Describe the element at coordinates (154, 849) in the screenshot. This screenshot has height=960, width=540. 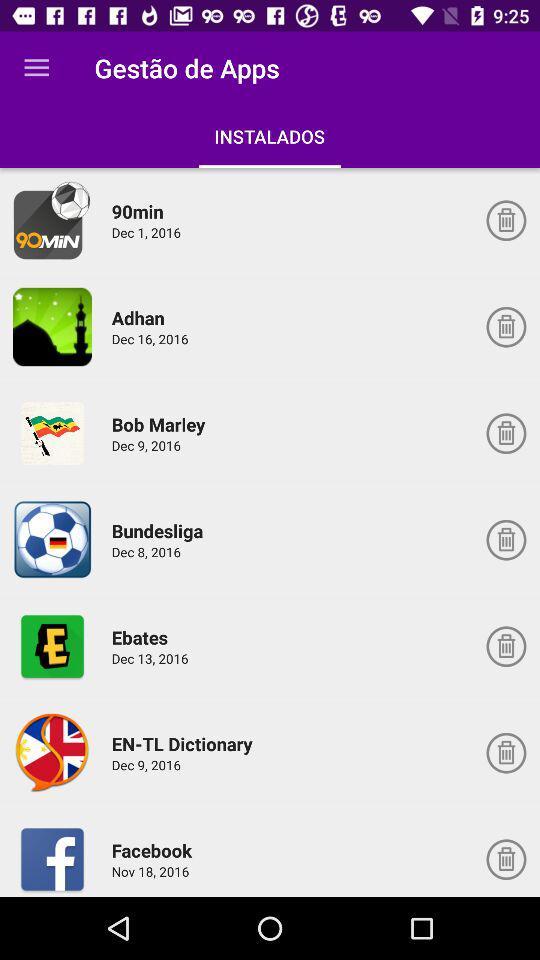
I see `the icon below dec 9, 2016 icon` at that location.